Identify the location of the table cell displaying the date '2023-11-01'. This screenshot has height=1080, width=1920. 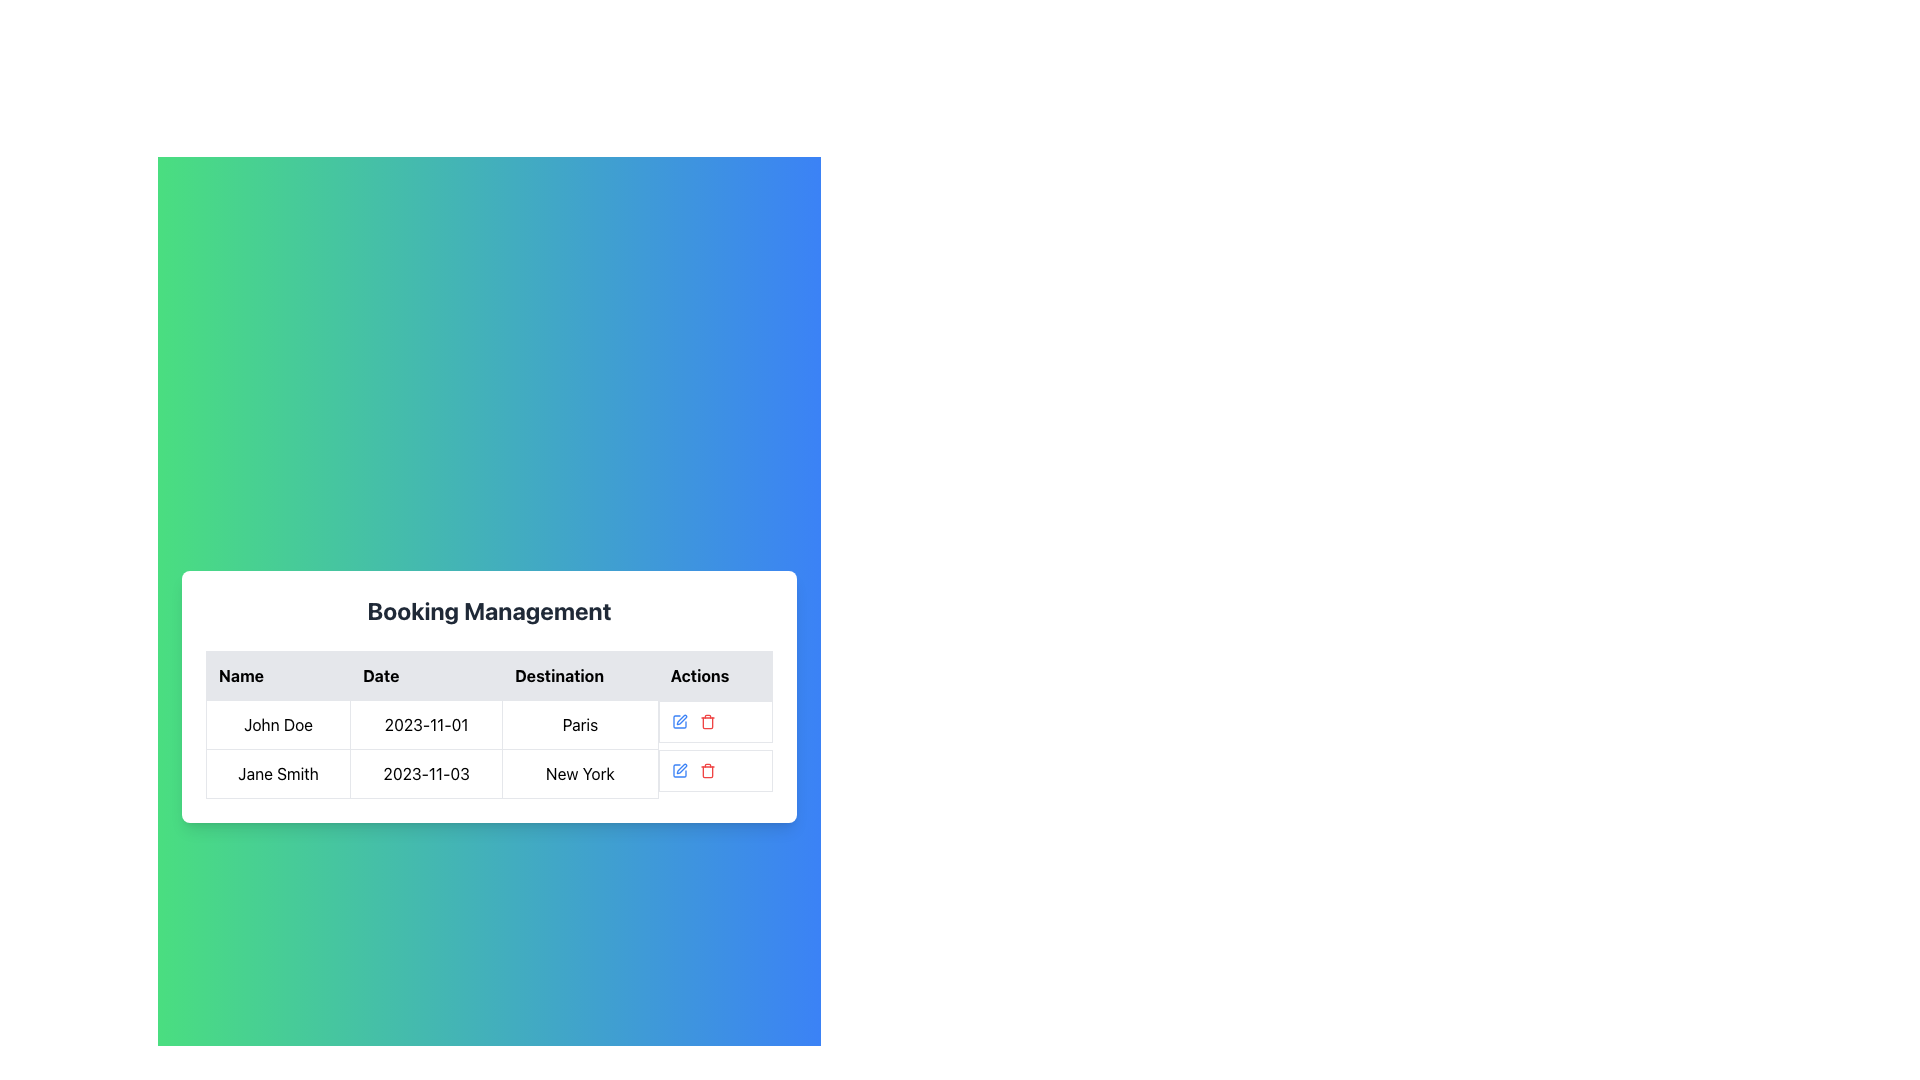
(489, 725).